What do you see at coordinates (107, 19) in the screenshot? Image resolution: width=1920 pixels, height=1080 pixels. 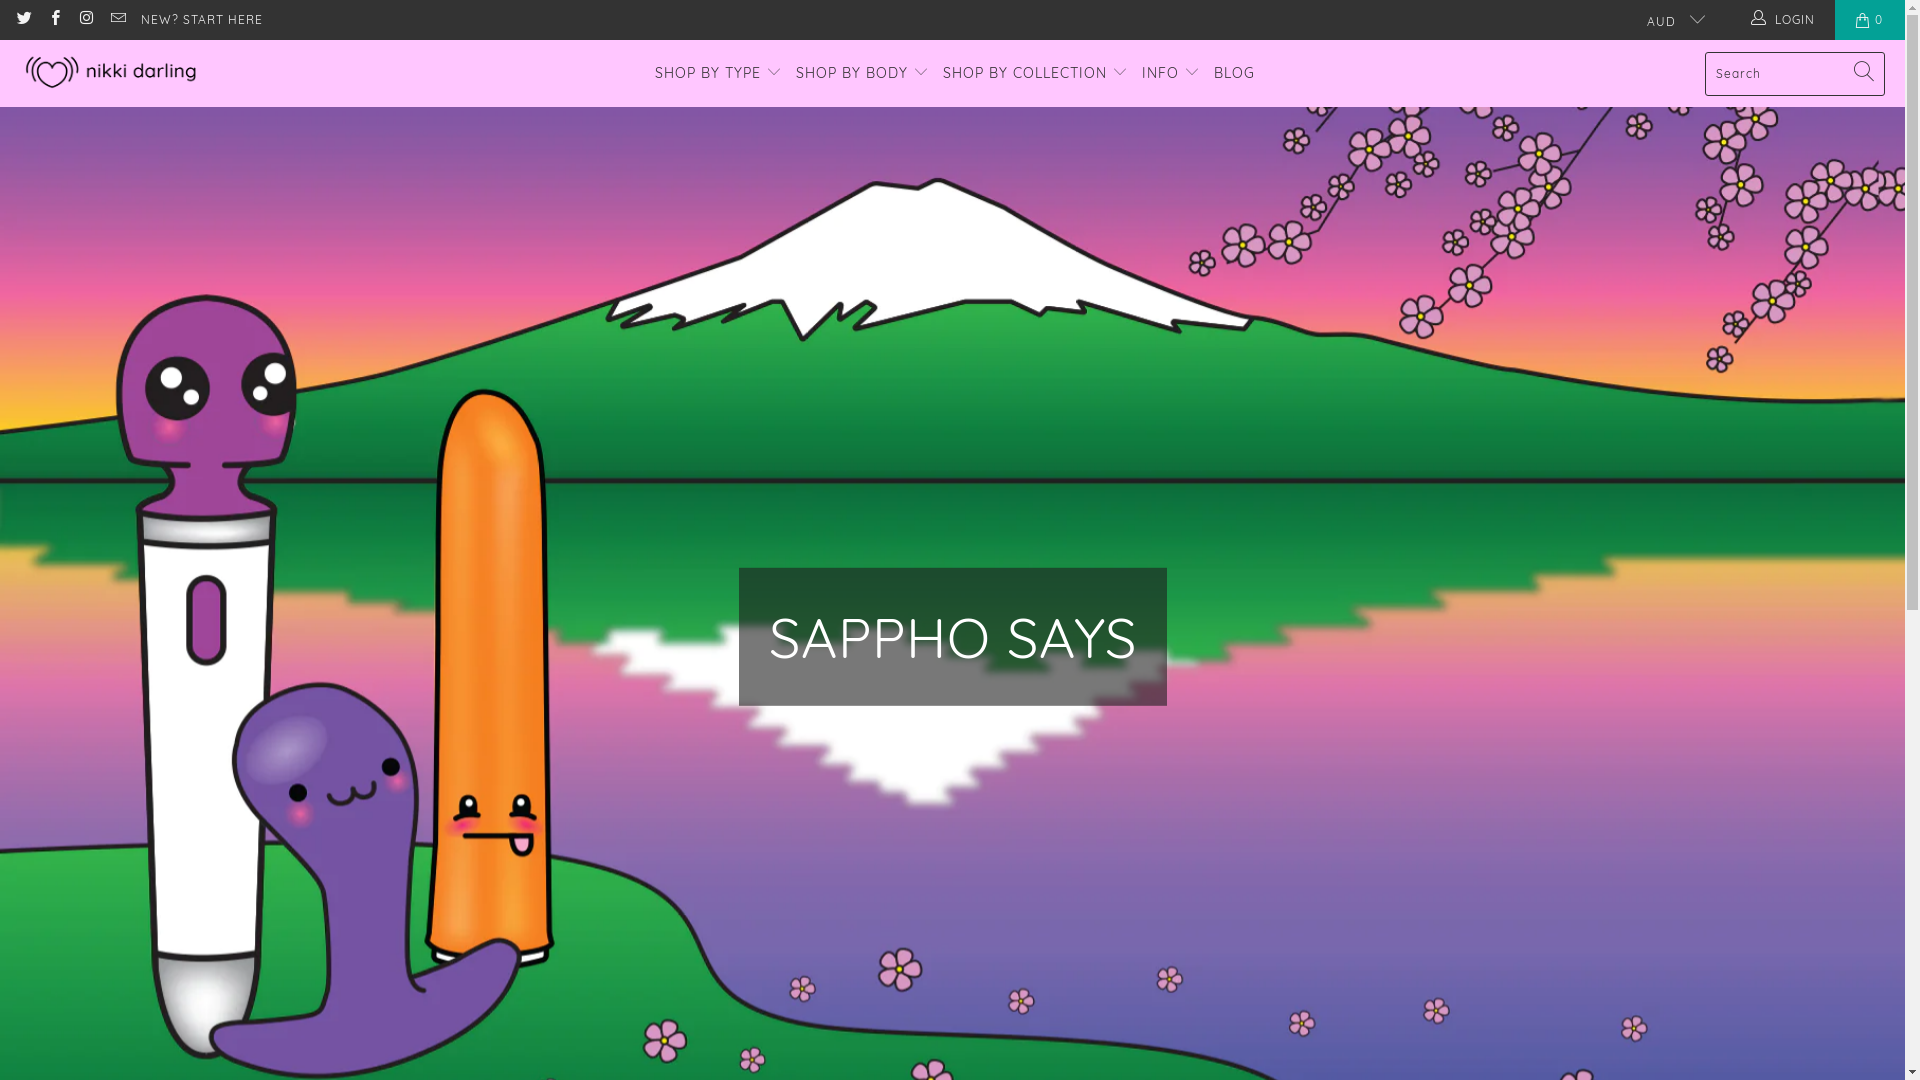 I see `'Email Nikki Darling'` at bounding box center [107, 19].